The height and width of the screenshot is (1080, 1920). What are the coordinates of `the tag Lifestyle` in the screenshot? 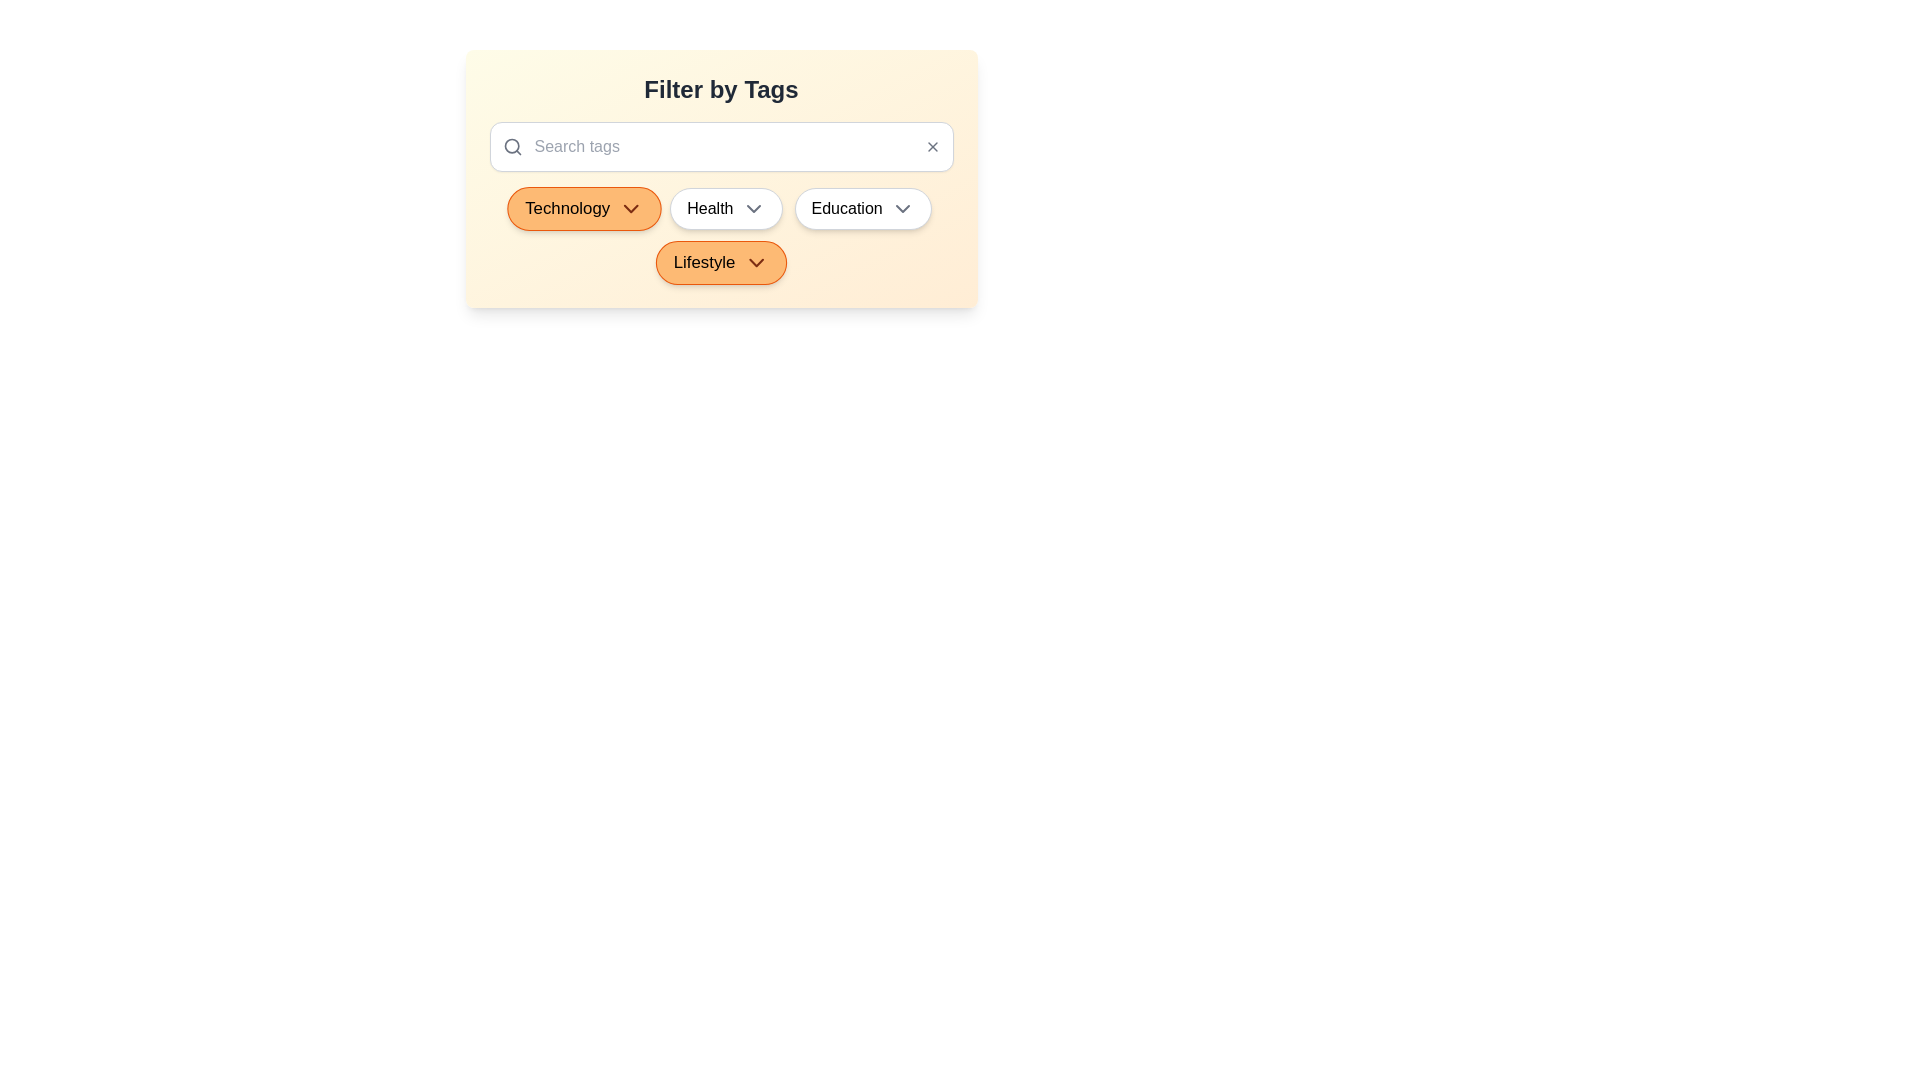 It's located at (720, 261).